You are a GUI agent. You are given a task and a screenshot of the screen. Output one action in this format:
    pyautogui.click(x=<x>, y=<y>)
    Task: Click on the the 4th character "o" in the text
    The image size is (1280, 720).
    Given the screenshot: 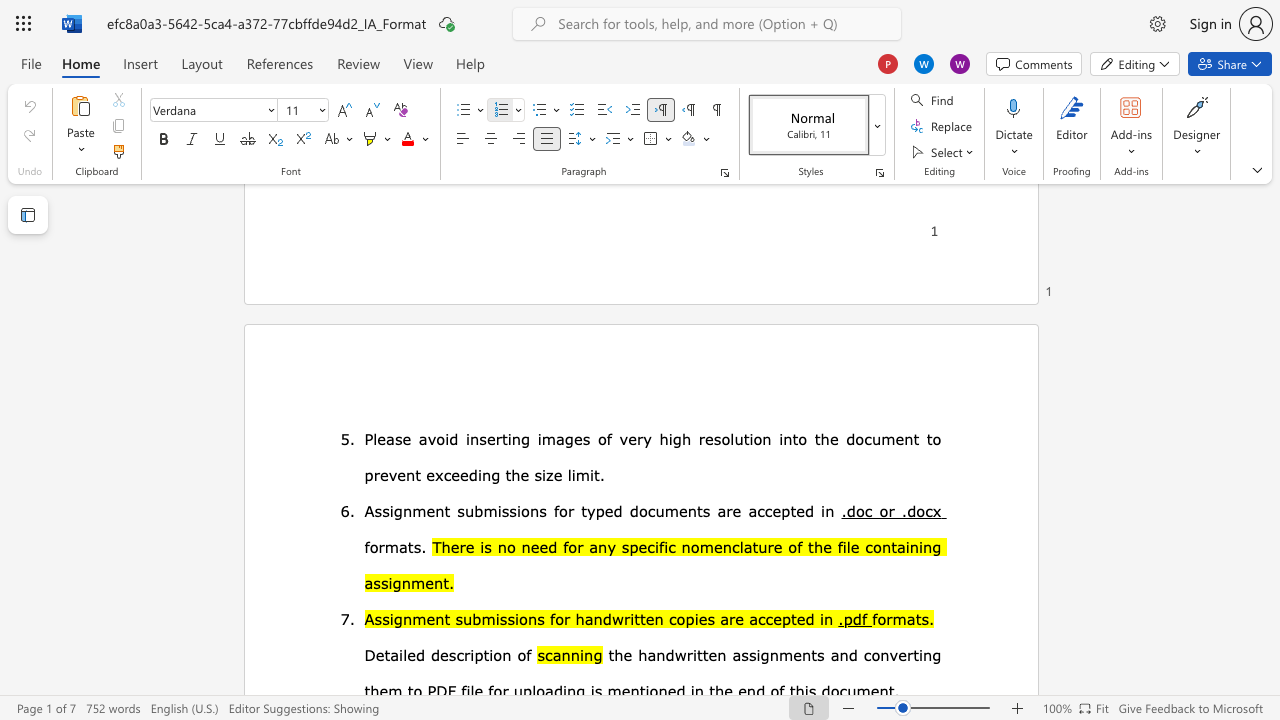 What is the action you would take?
    pyautogui.click(x=859, y=437)
    